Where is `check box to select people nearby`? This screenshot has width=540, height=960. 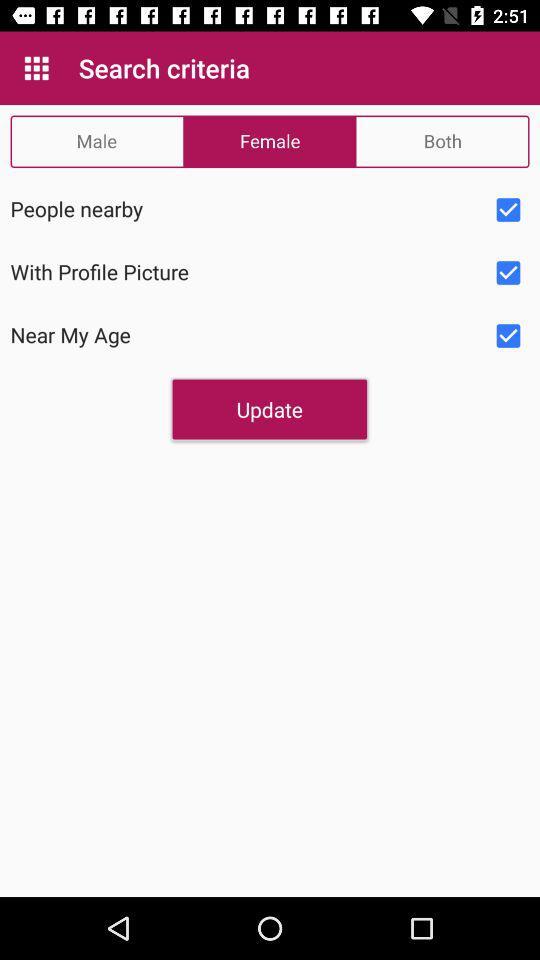
check box to select people nearby is located at coordinates (508, 210).